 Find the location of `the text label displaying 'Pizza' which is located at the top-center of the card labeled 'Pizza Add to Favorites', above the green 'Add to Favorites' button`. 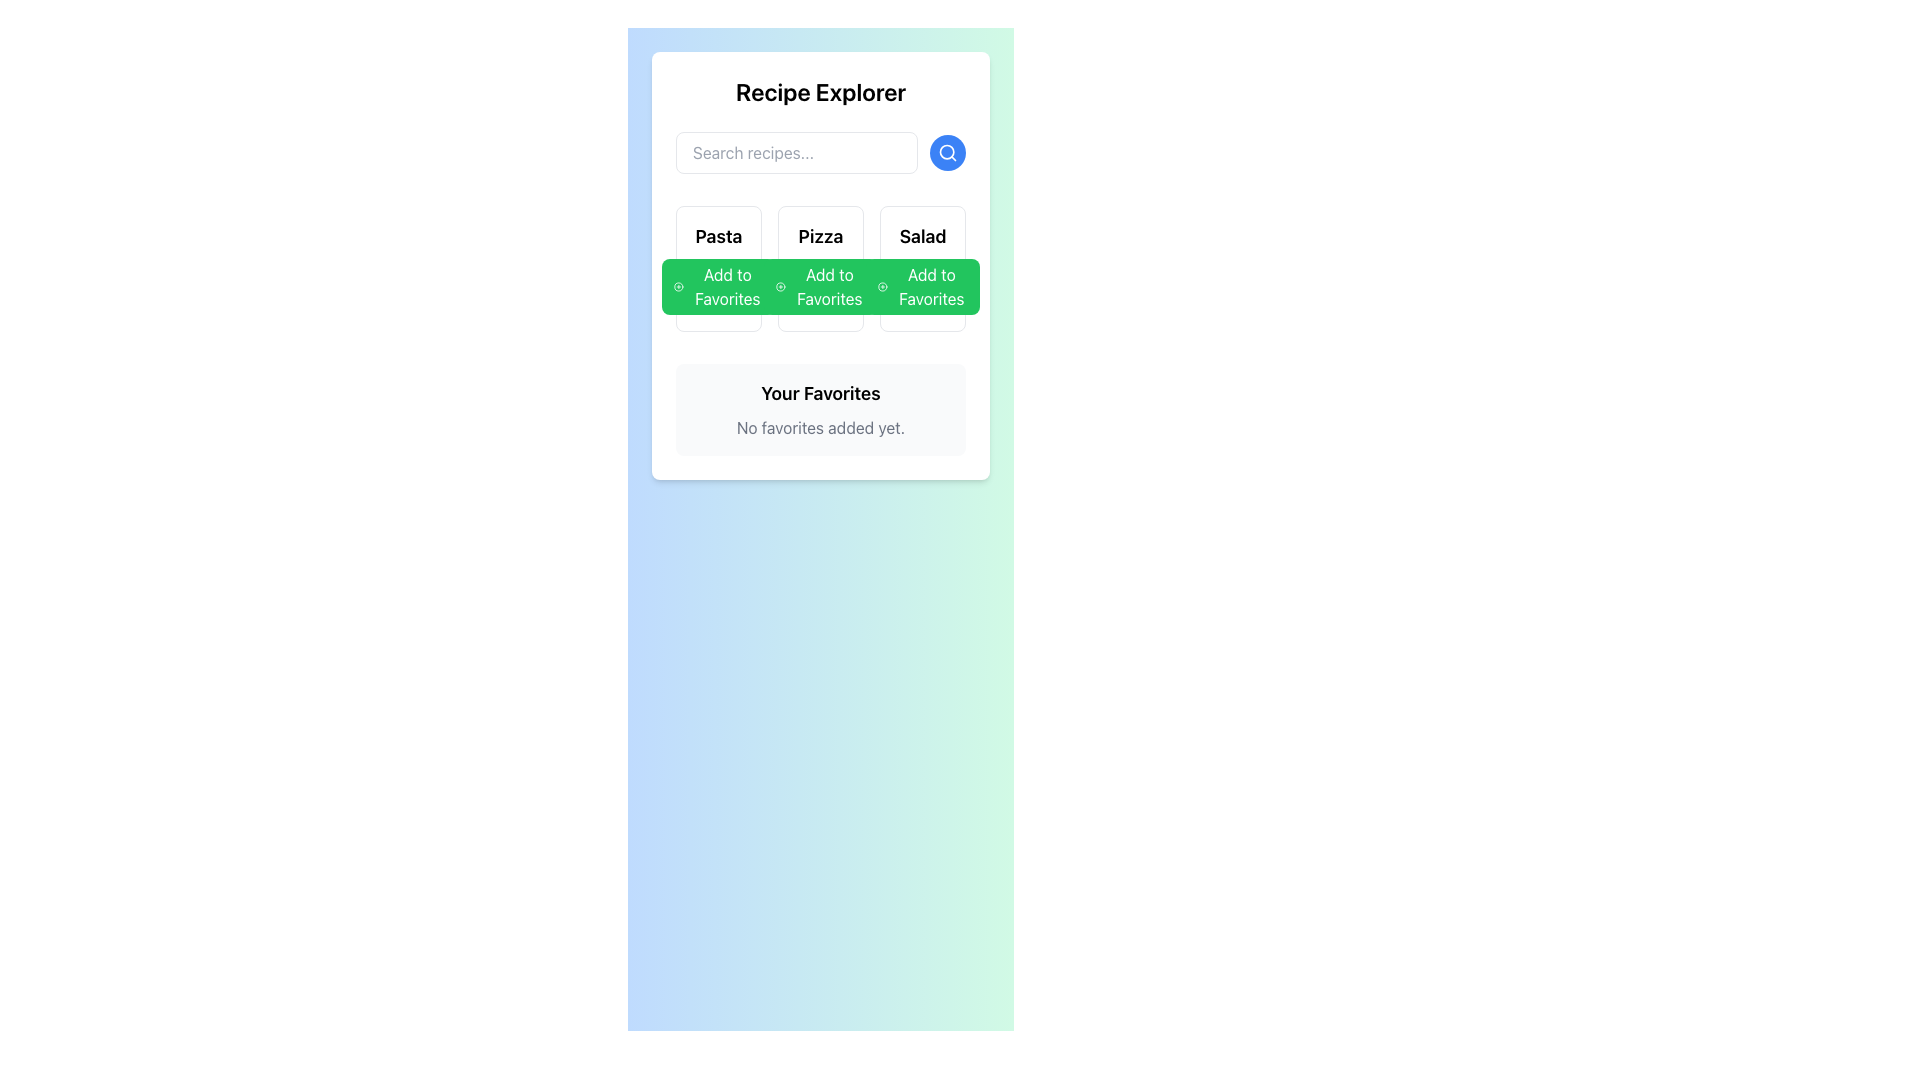

the text label displaying 'Pizza' which is located at the top-center of the card labeled 'Pizza Add to Favorites', above the green 'Add to Favorites' button is located at coordinates (820, 235).